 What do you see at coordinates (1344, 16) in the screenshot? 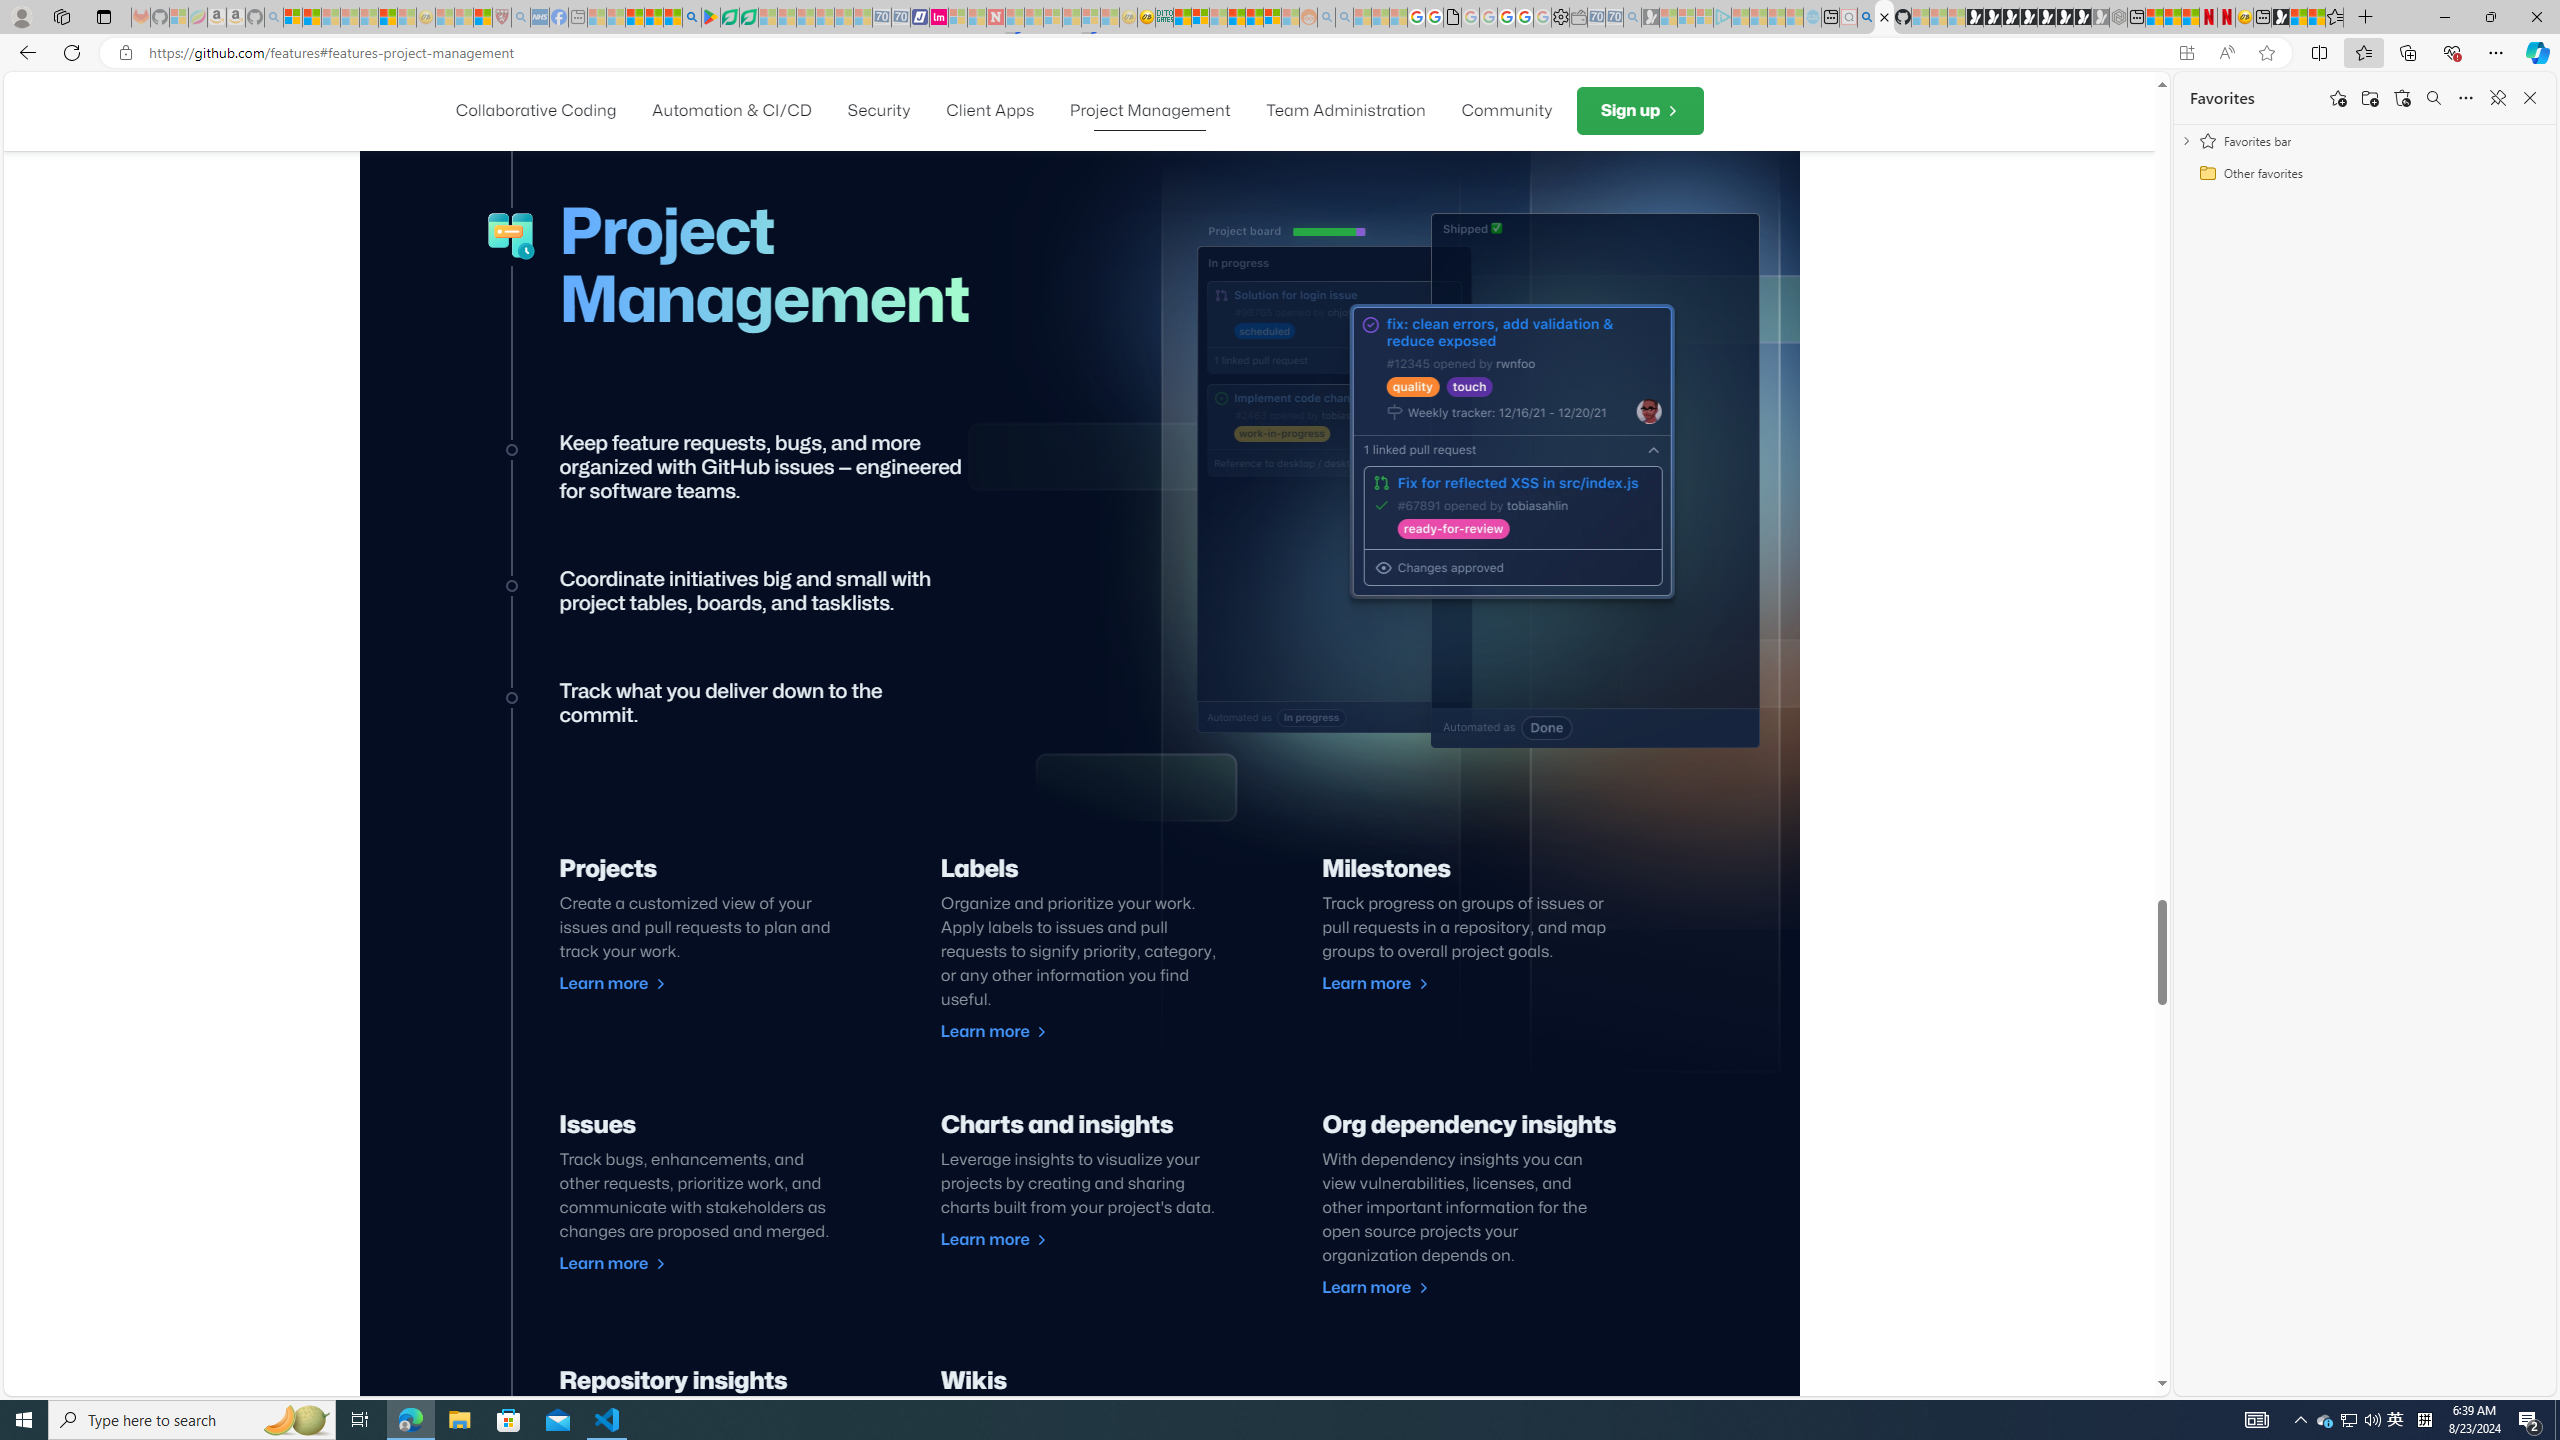
I see `'Utah sues federal government - Search - Sleeping'` at bounding box center [1344, 16].